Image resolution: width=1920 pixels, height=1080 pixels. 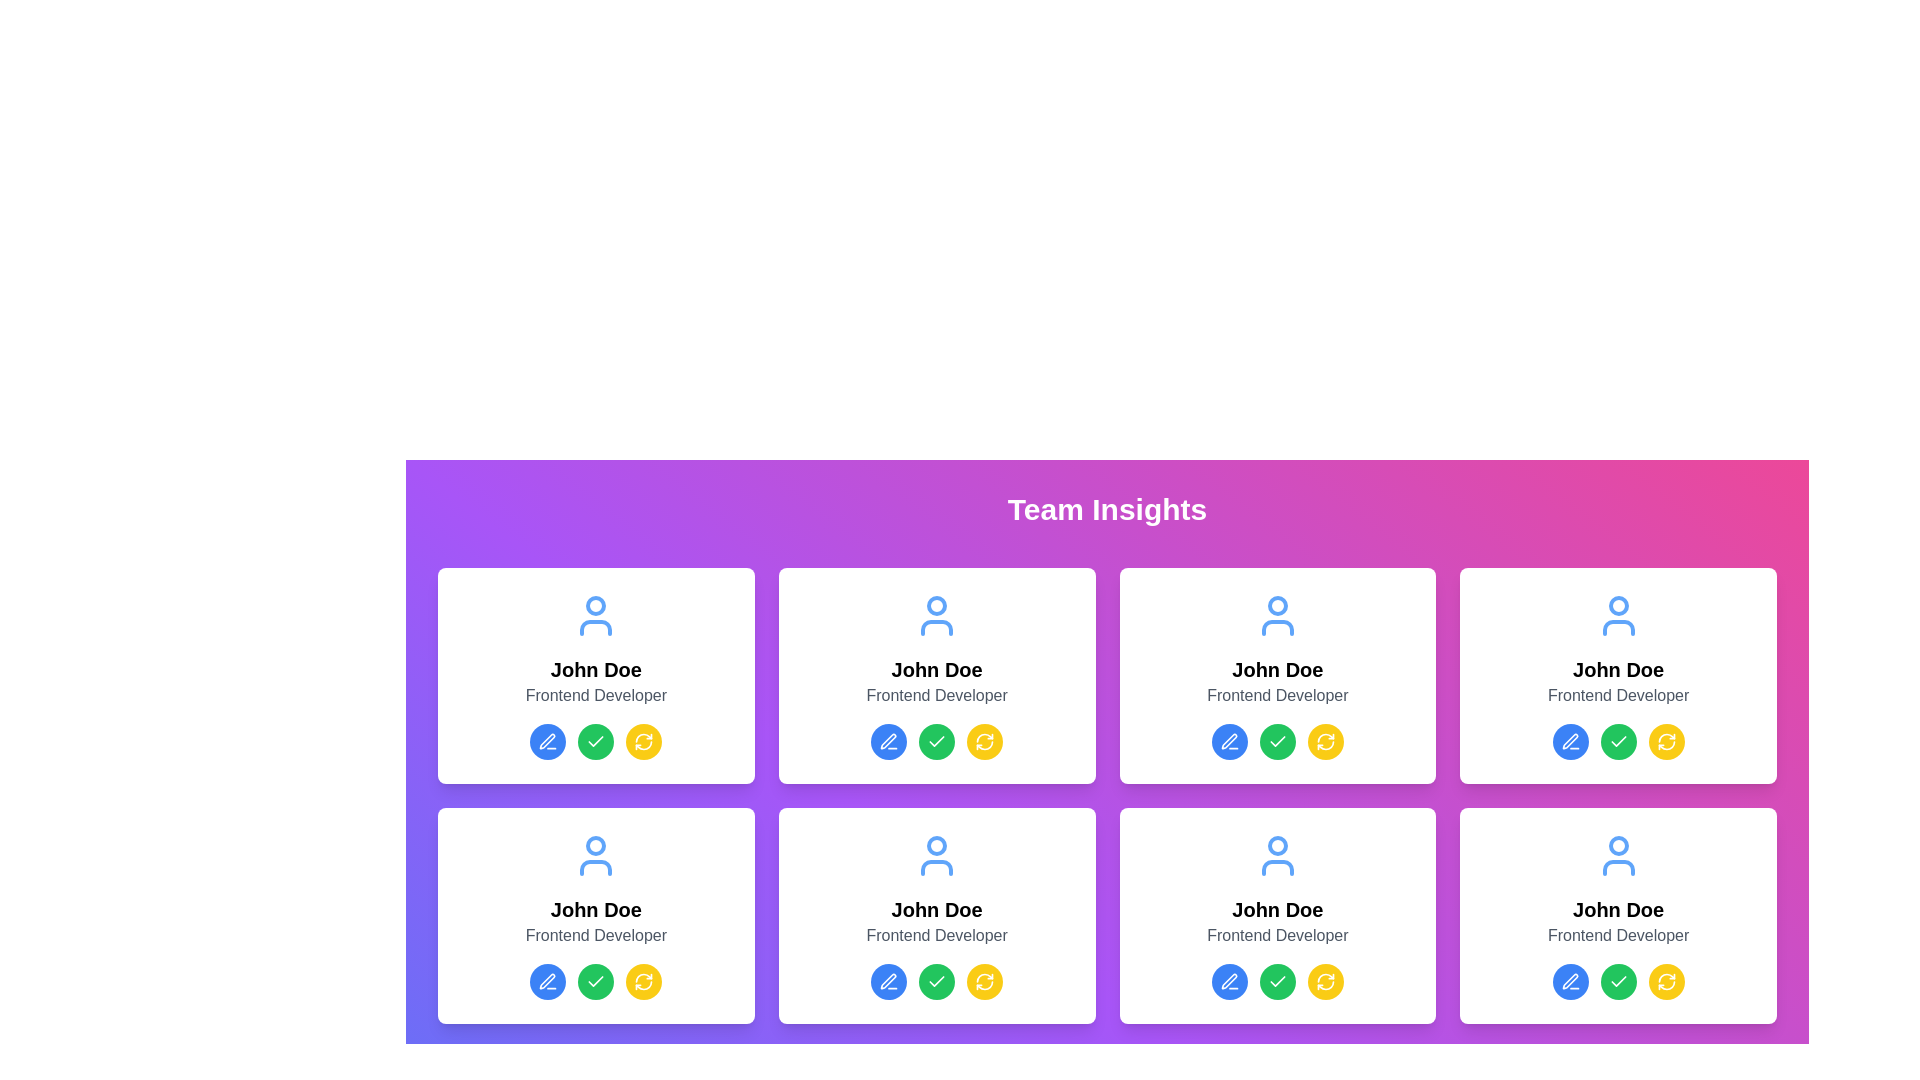 I want to click on the pencil icon, which is styled as a vector graphic and indicates edit functionality, located within a circular blue button at the bottom-left corner of the second row of cards, so click(x=548, y=981).